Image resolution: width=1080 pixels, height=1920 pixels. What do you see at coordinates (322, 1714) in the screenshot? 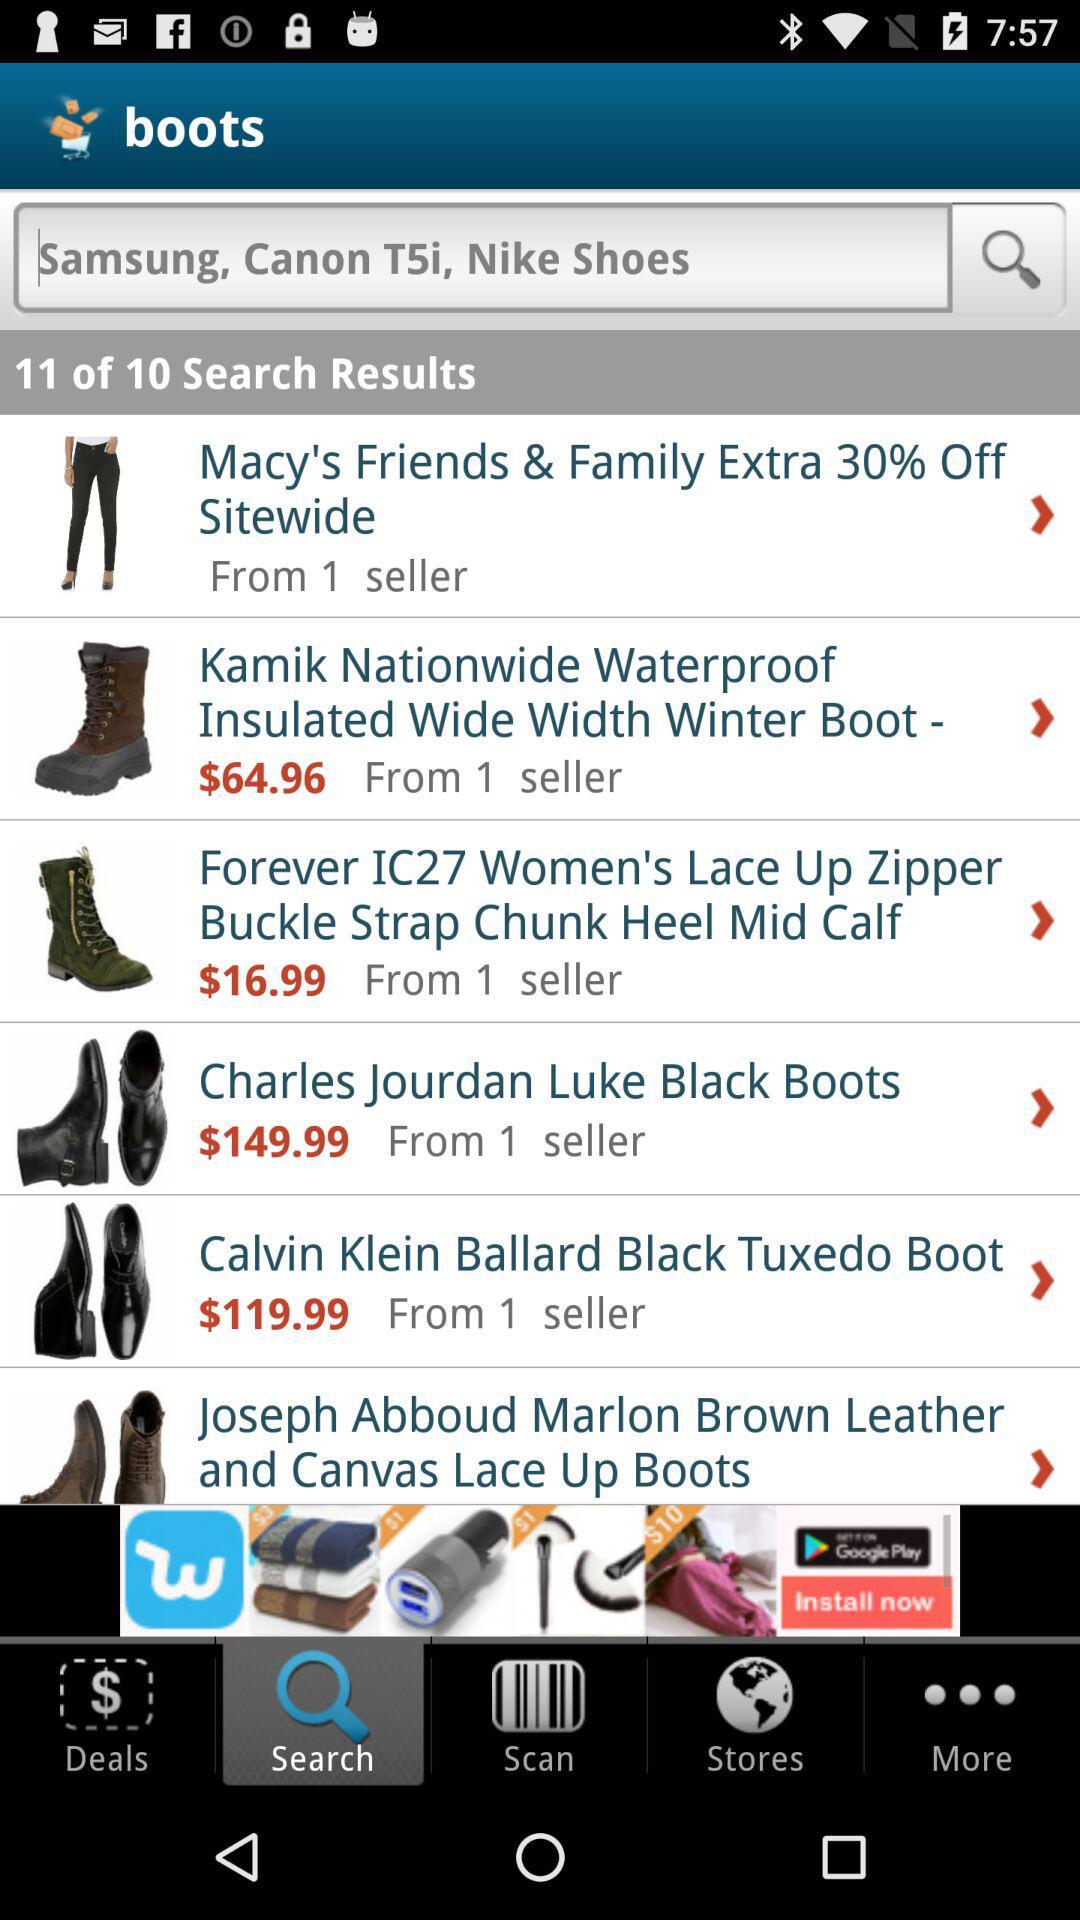
I see `the search icon which is above the navigation bar` at bounding box center [322, 1714].